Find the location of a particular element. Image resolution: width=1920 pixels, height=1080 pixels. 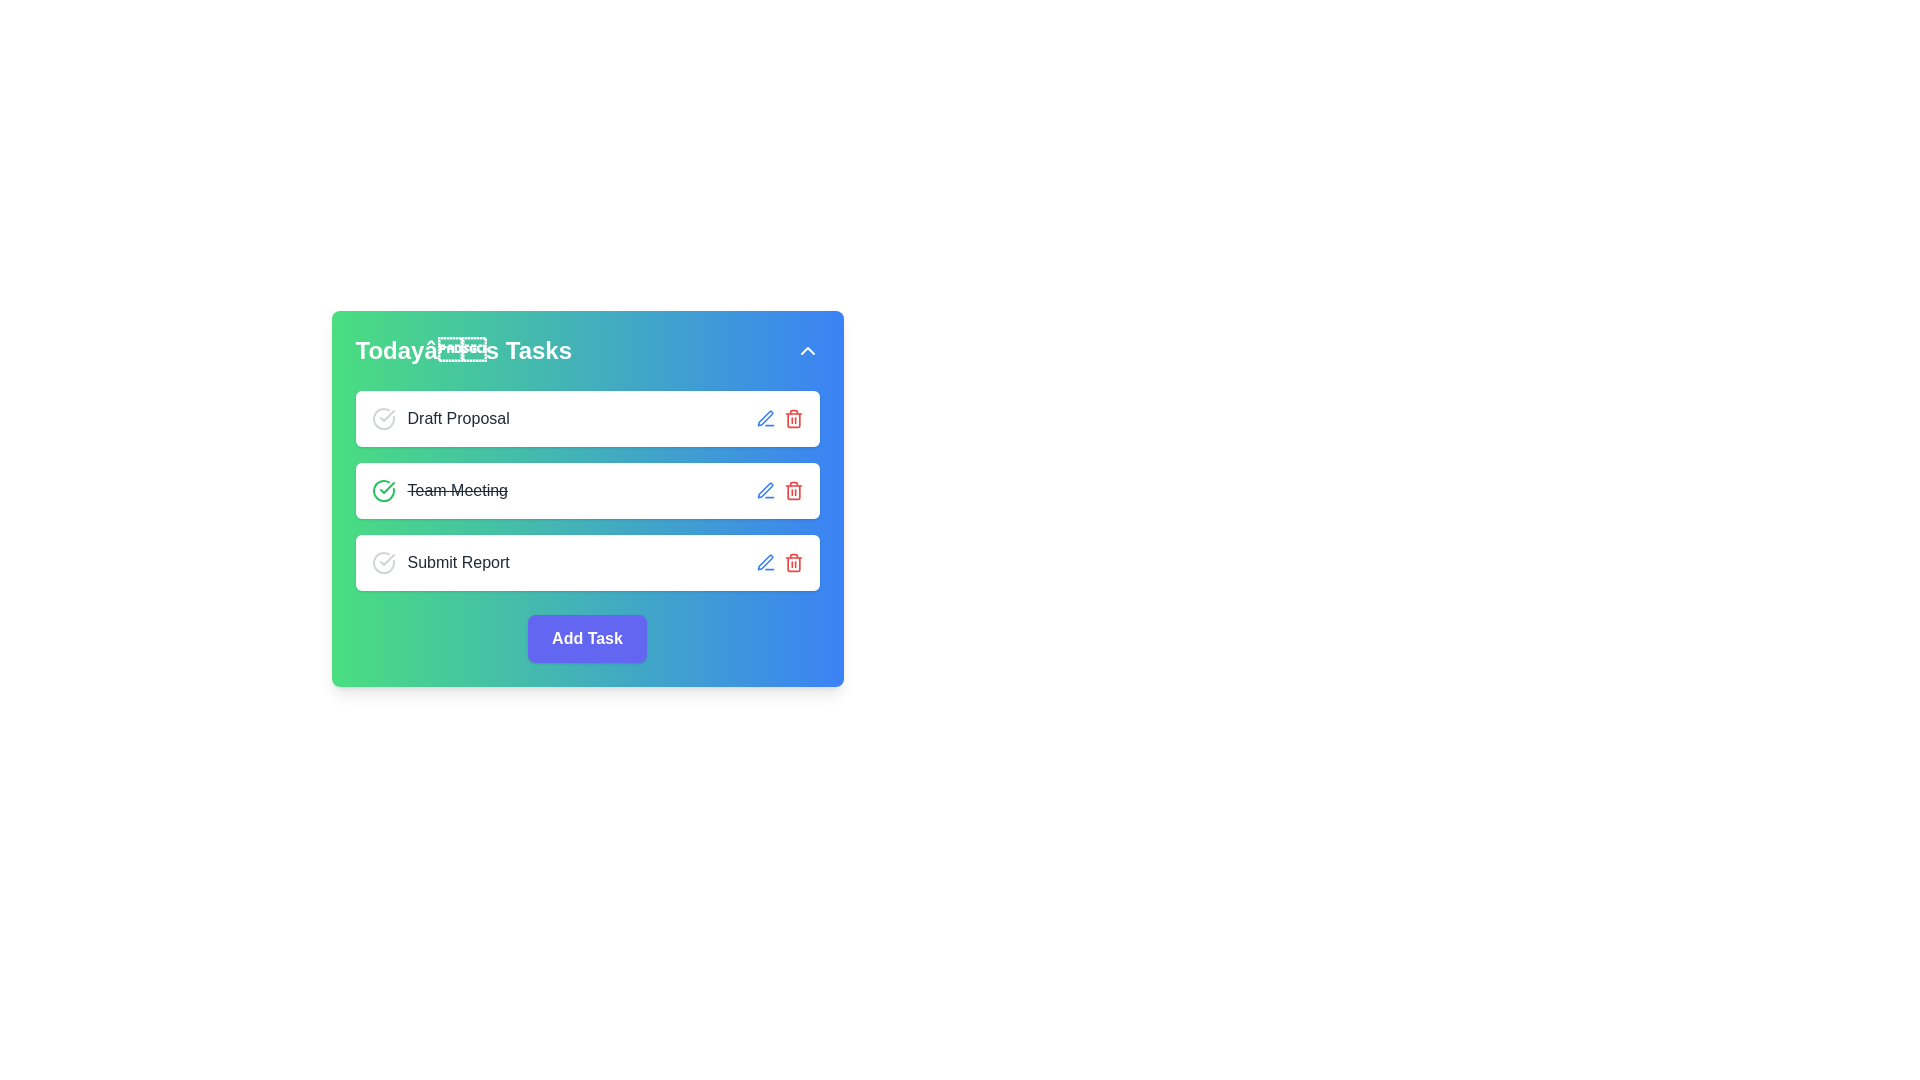

the Action buttons group (Edit and Delete) icons, which consists of a blue pen icon on the left and a red trash bin icon on the right, located in the top-right corner of the 'Draft Proposal' row is located at coordinates (778, 418).